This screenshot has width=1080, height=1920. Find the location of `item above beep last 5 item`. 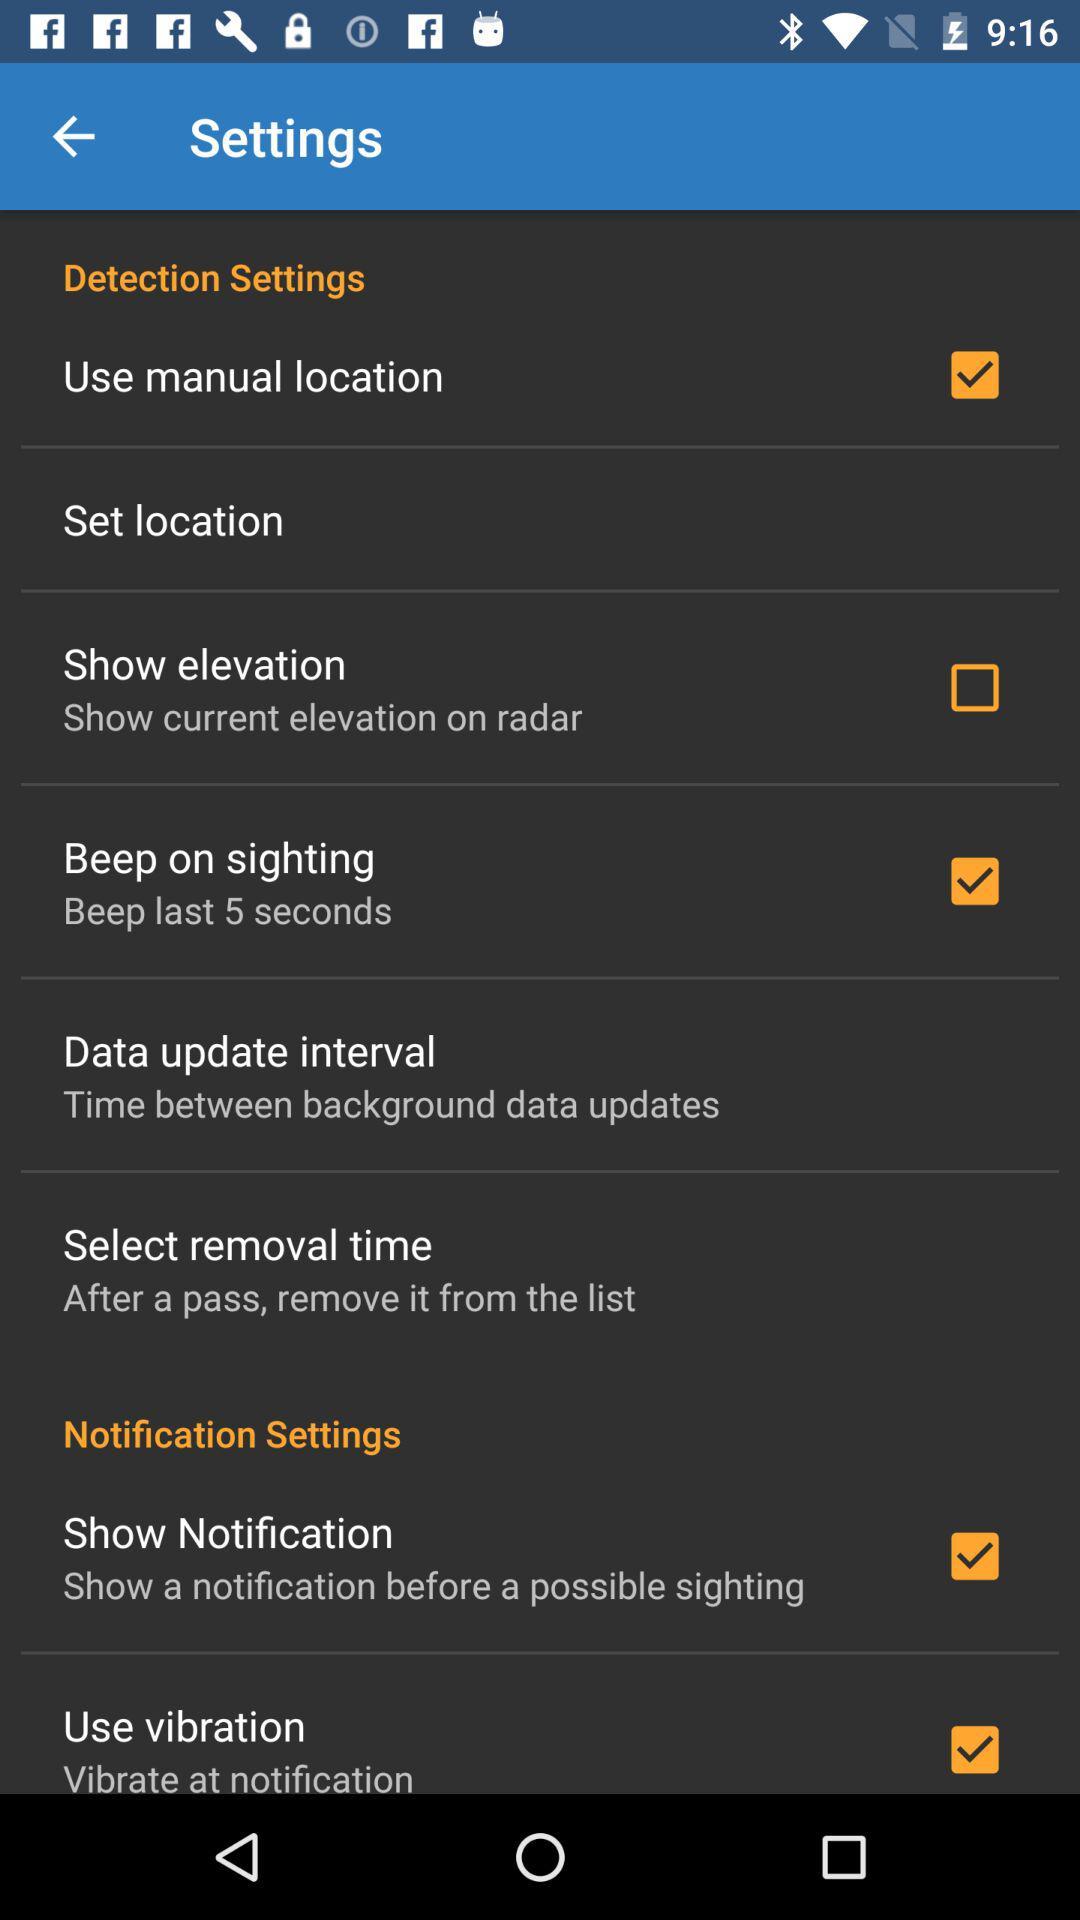

item above beep last 5 item is located at coordinates (219, 856).